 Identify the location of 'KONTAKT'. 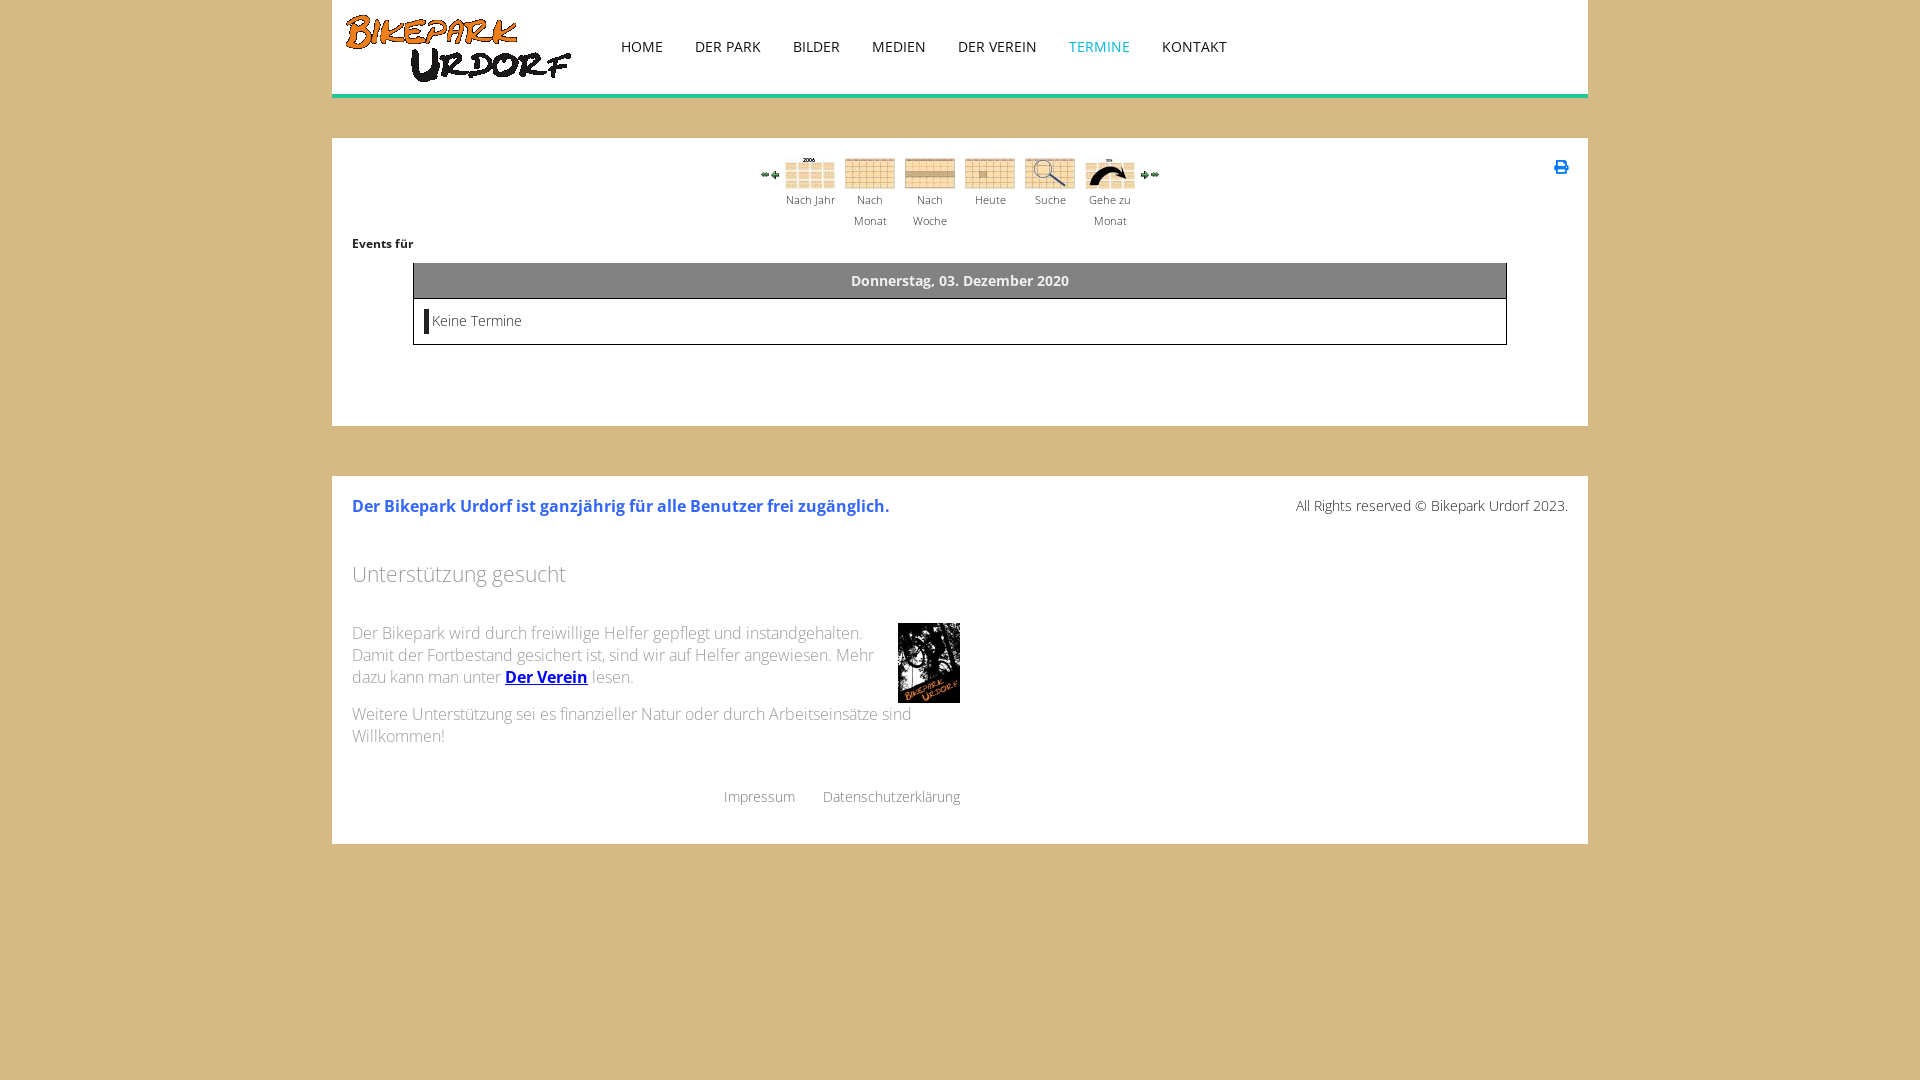
(1194, 45).